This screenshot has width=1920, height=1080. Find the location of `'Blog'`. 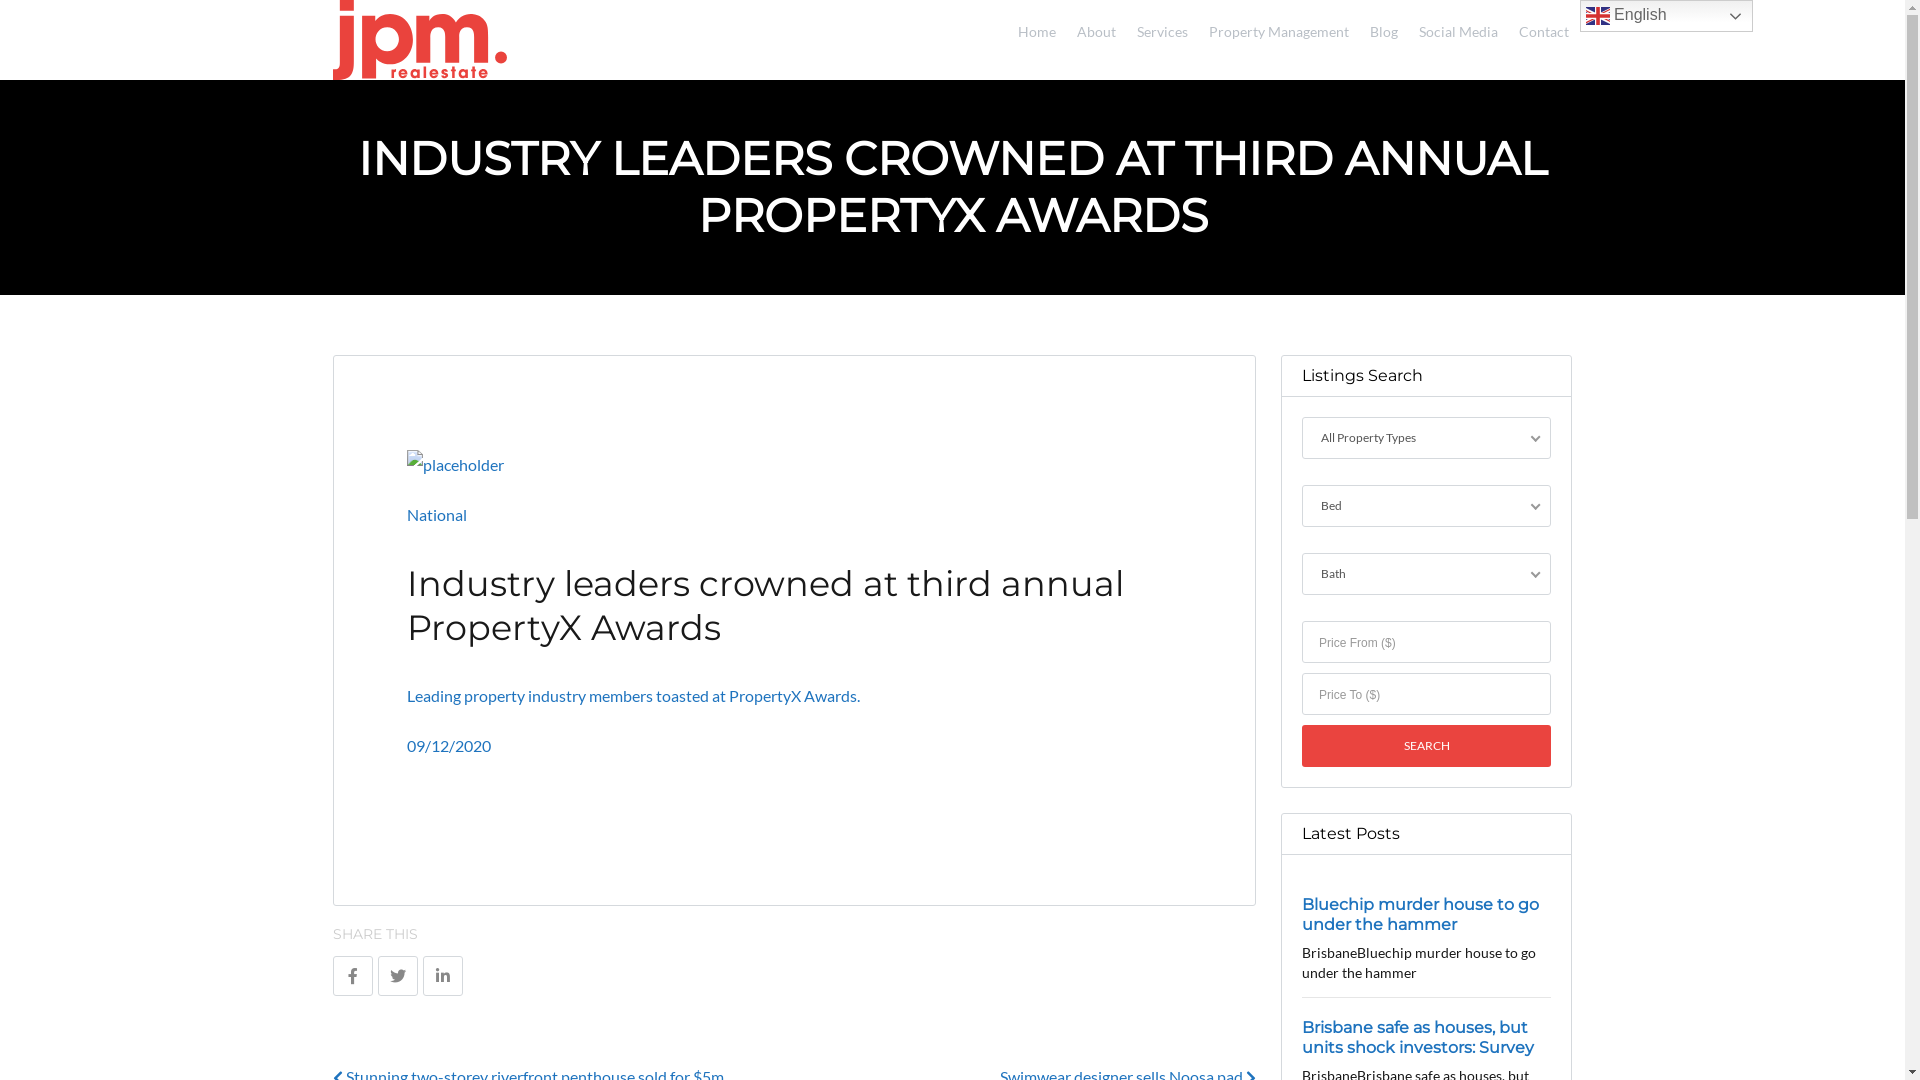

'Blog' is located at coordinates (1376, 27).